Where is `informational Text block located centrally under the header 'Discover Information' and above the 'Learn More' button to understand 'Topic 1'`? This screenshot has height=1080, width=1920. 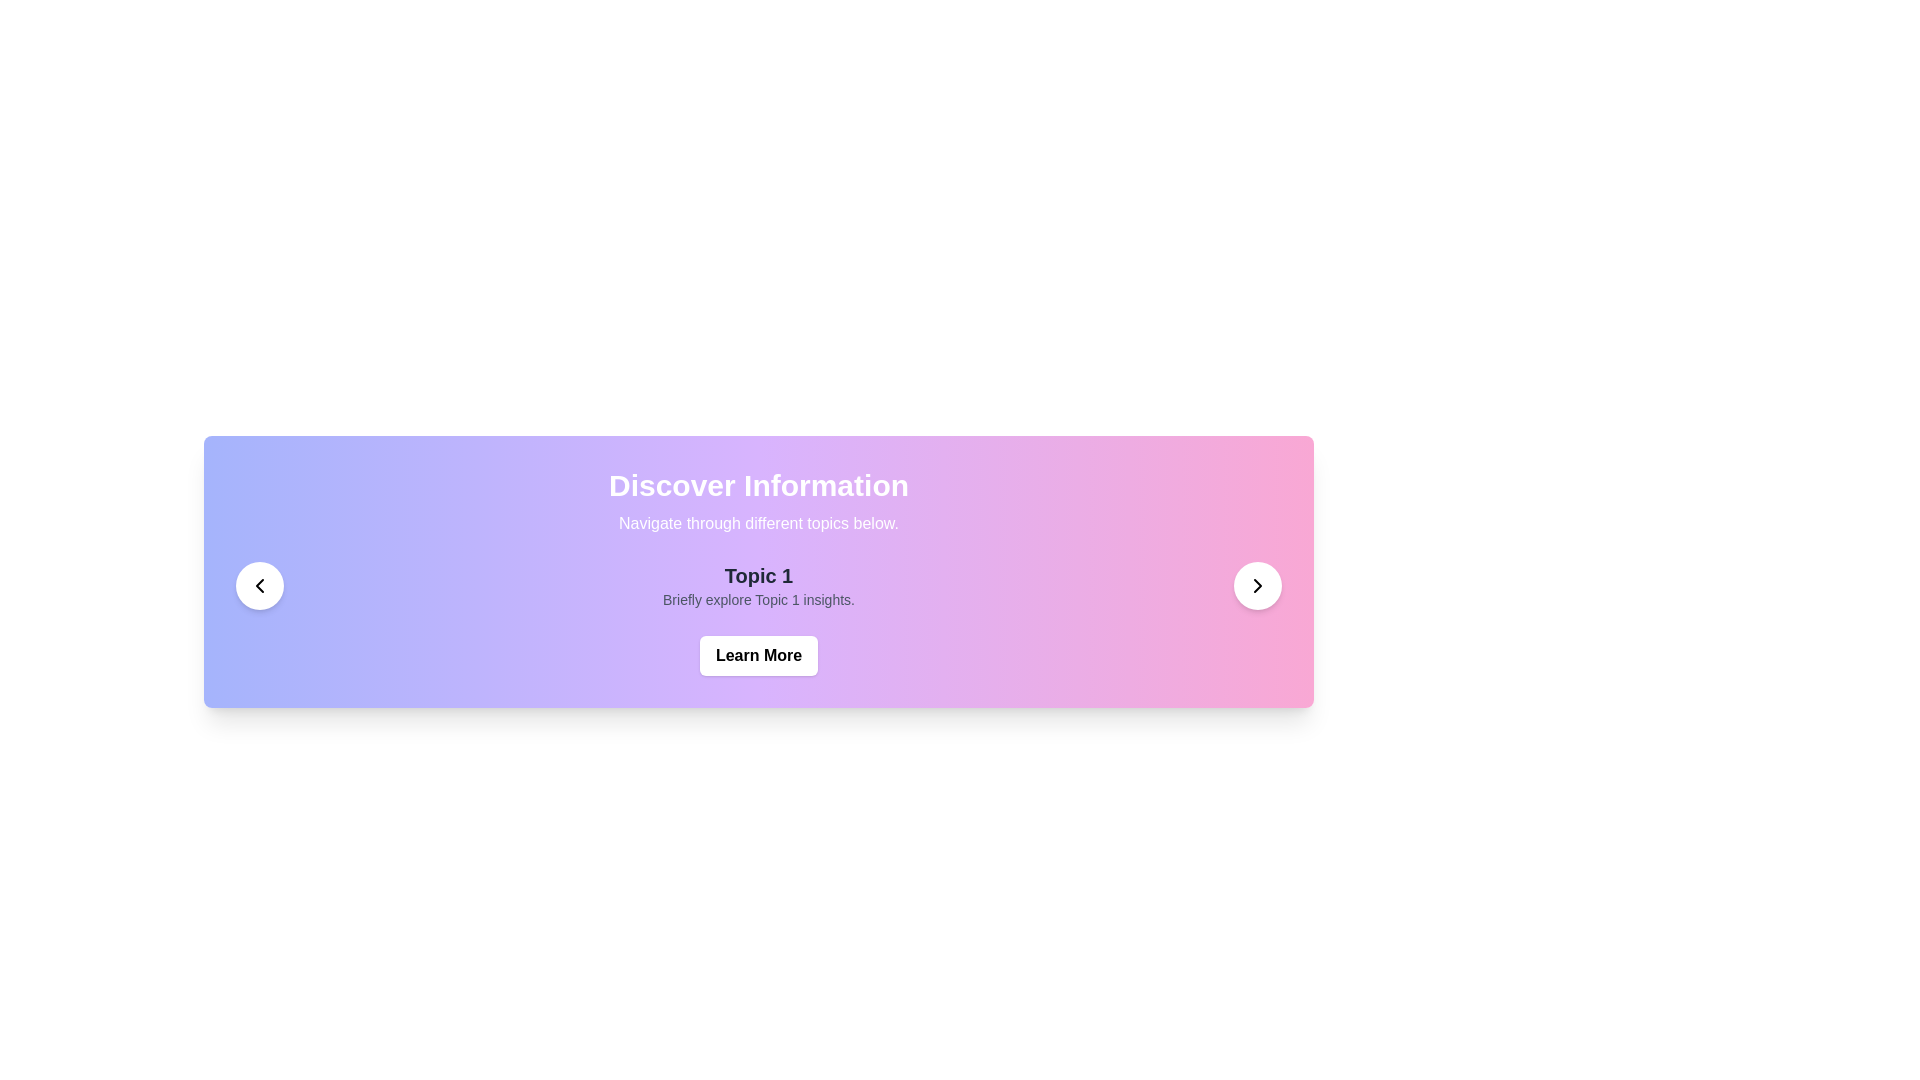 informational Text block located centrally under the header 'Discover Information' and above the 'Learn More' button to understand 'Topic 1' is located at coordinates (757, 585).